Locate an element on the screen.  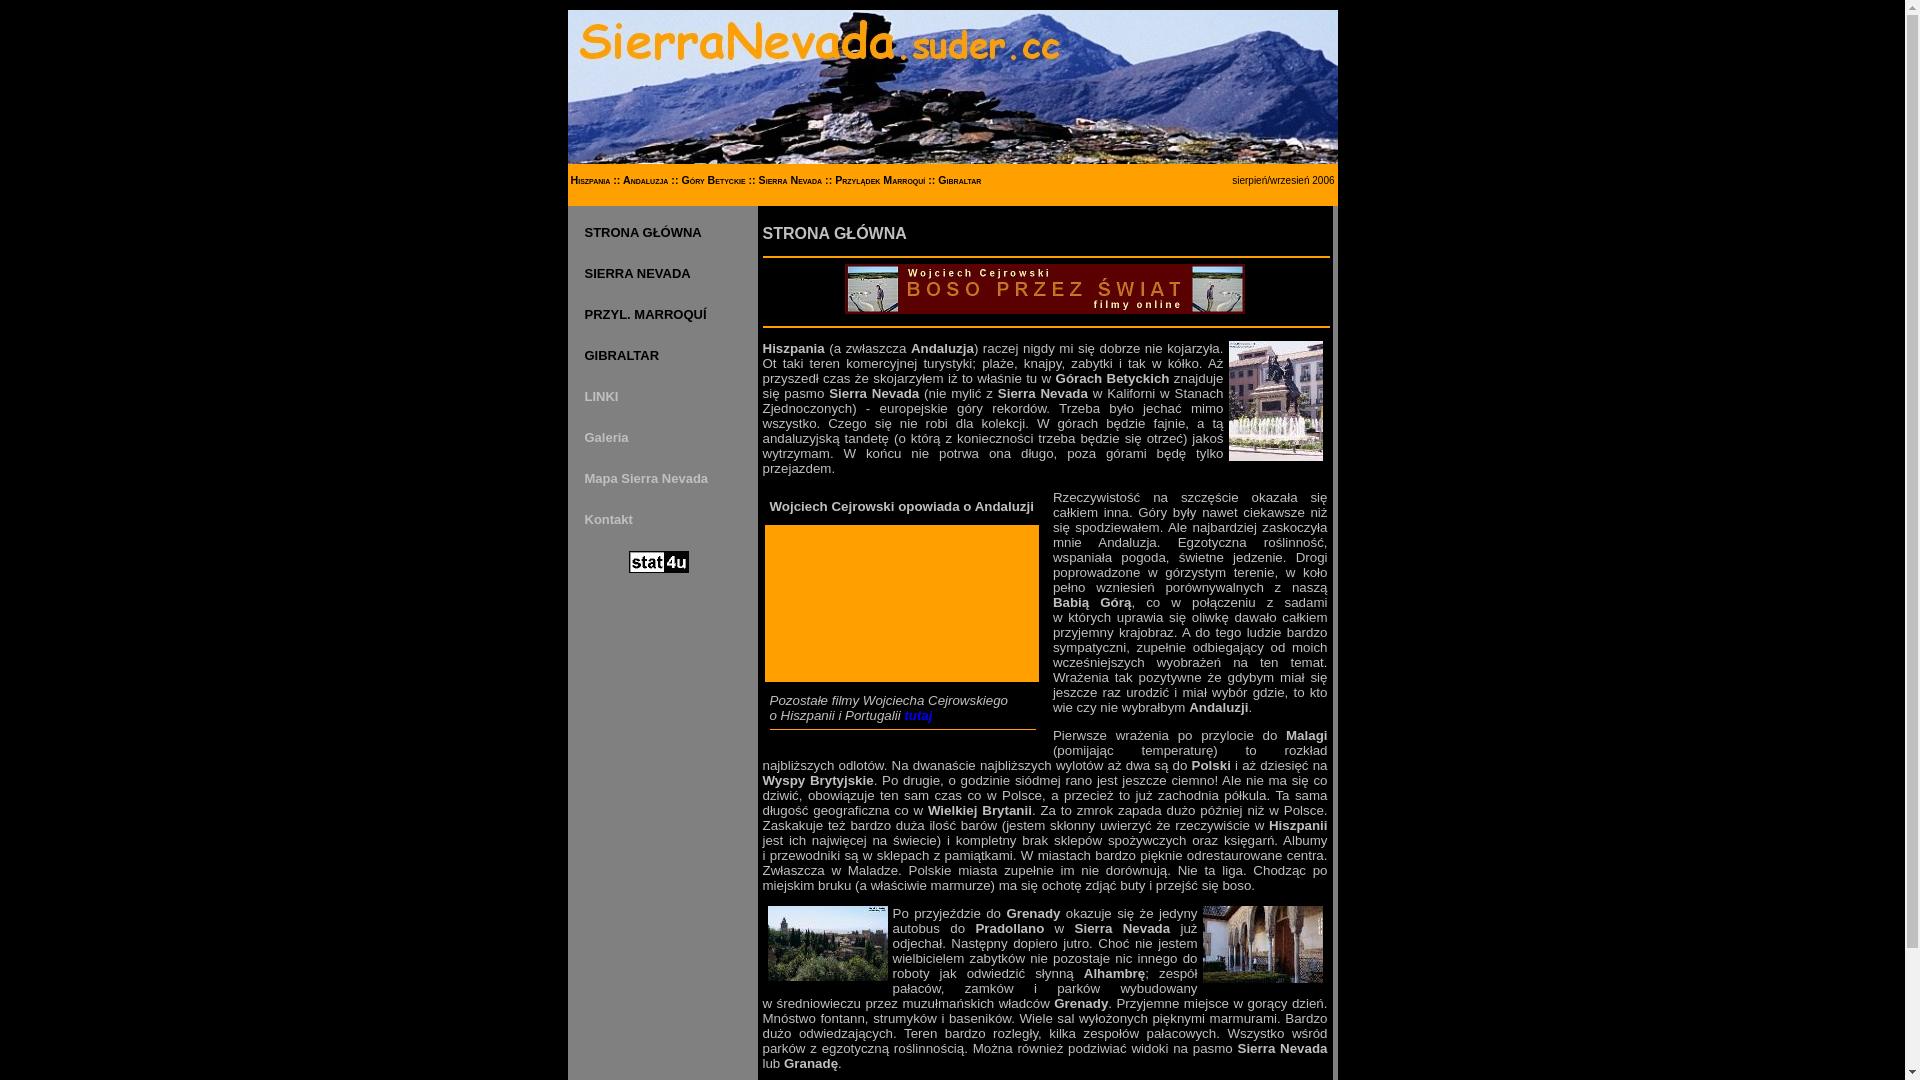
'GIBRALTAR' is located at coordinates (620, 354).